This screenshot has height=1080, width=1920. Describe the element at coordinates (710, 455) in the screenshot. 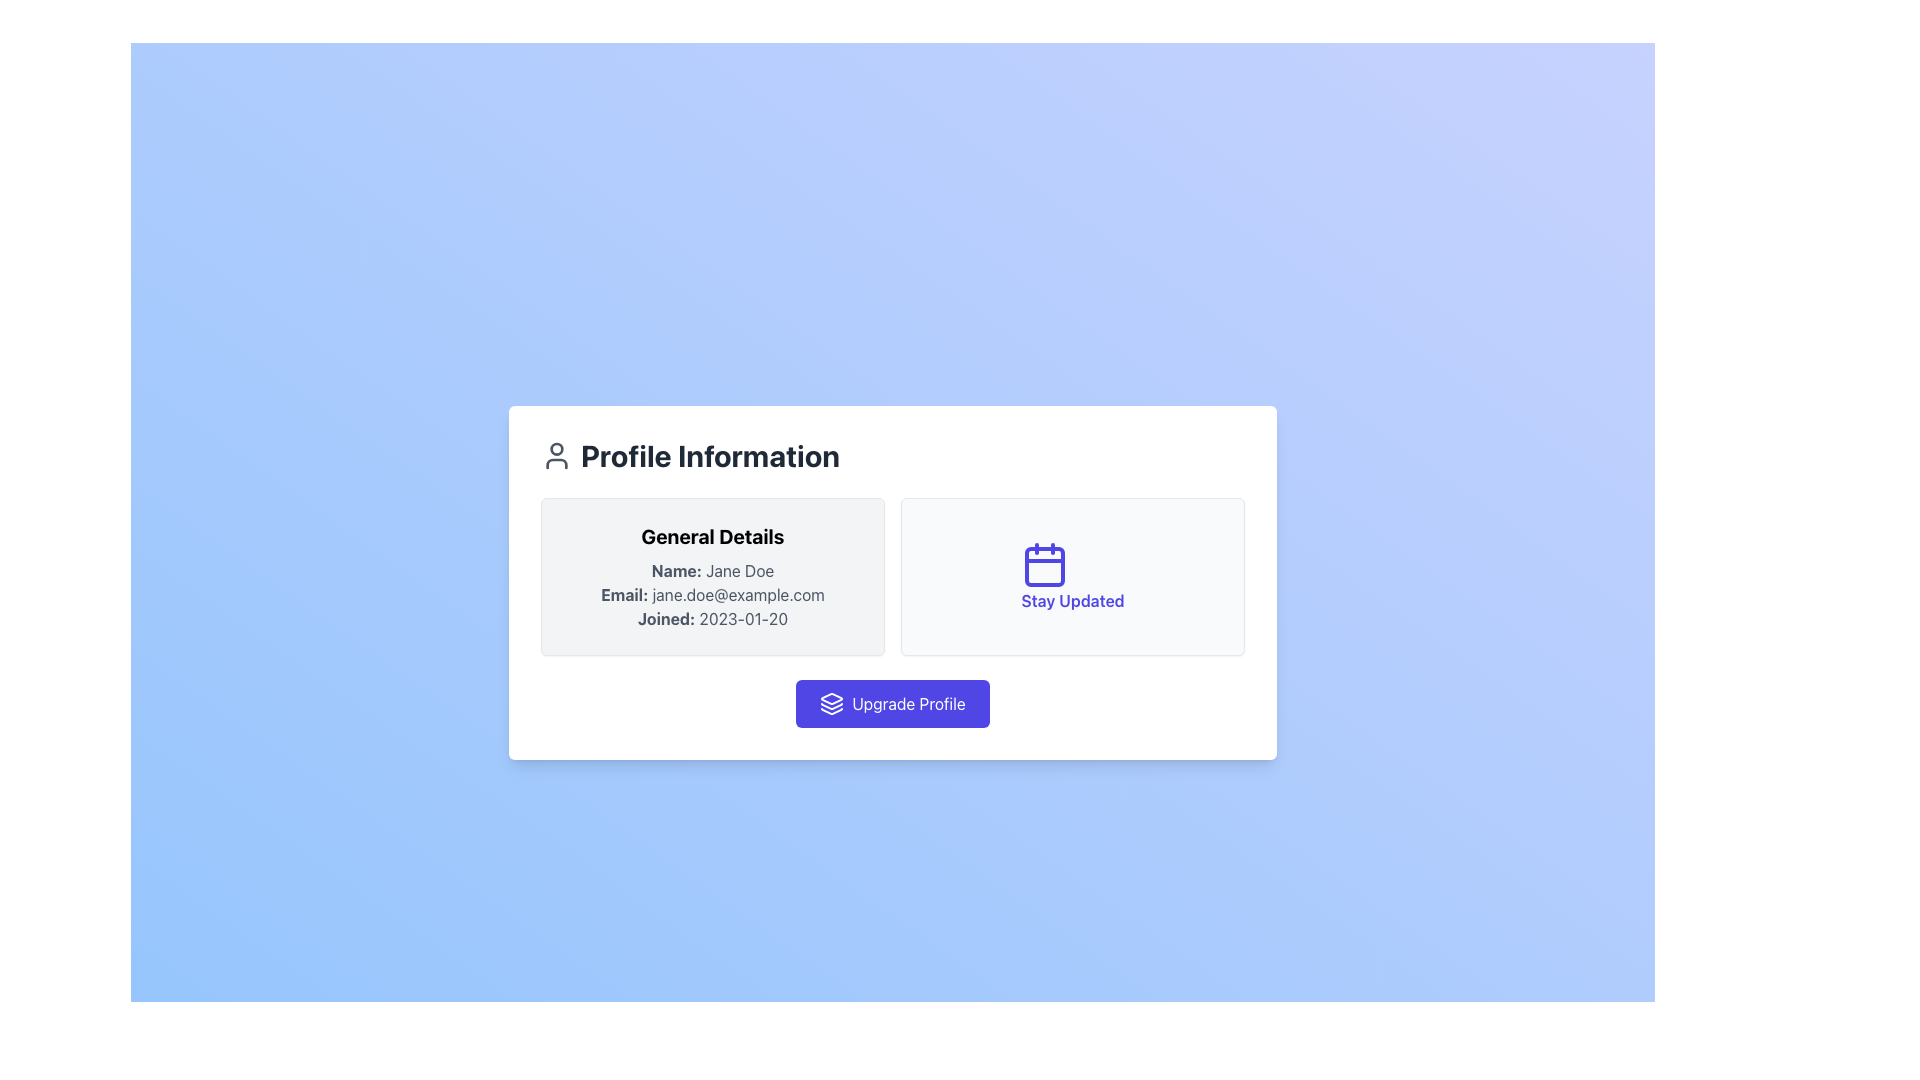

I see `the text label displaying 'Profile Information', which is bold and dark gray, located in the header section of the content card` at that location.